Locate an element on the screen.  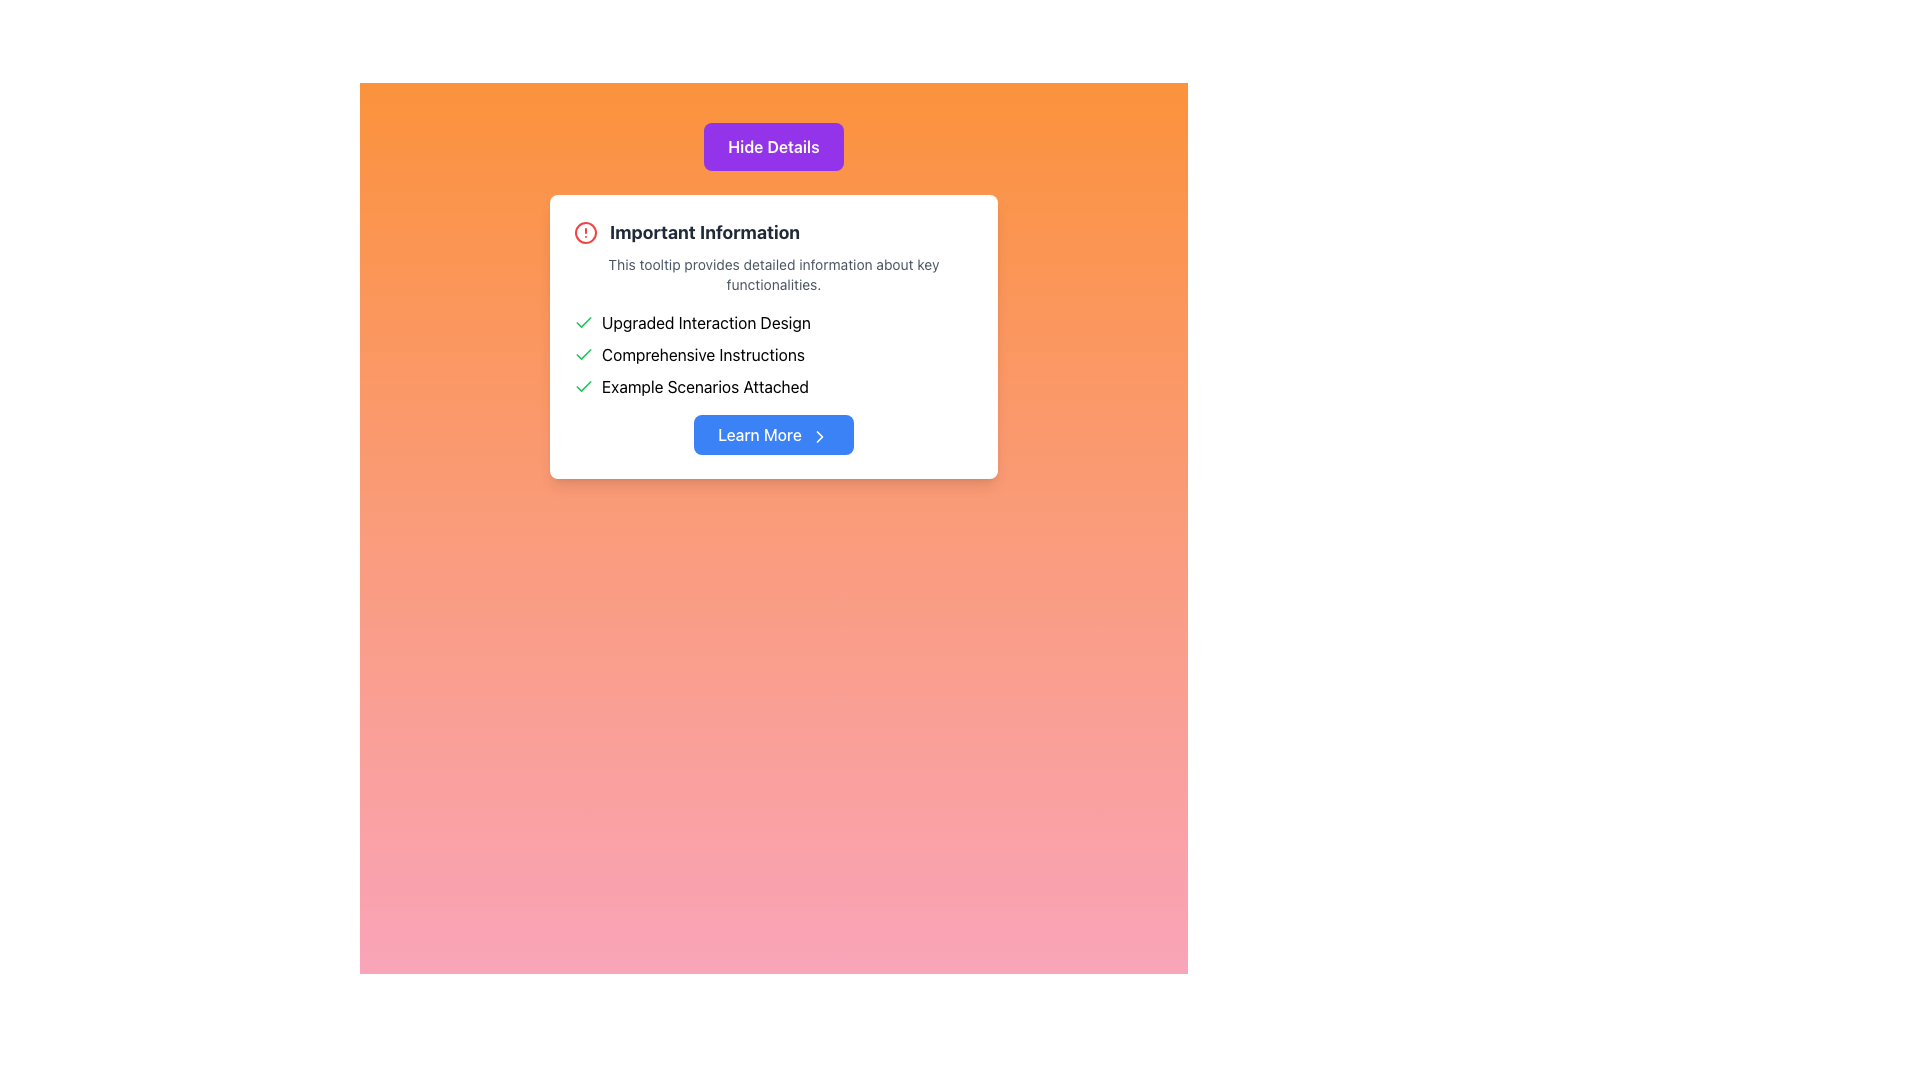
the right chevron icon located at the bottom-right corner of the 'Learn More' button, which is styled with a blue color and serves as a navigation indicator is located at coordinates (819, 435).